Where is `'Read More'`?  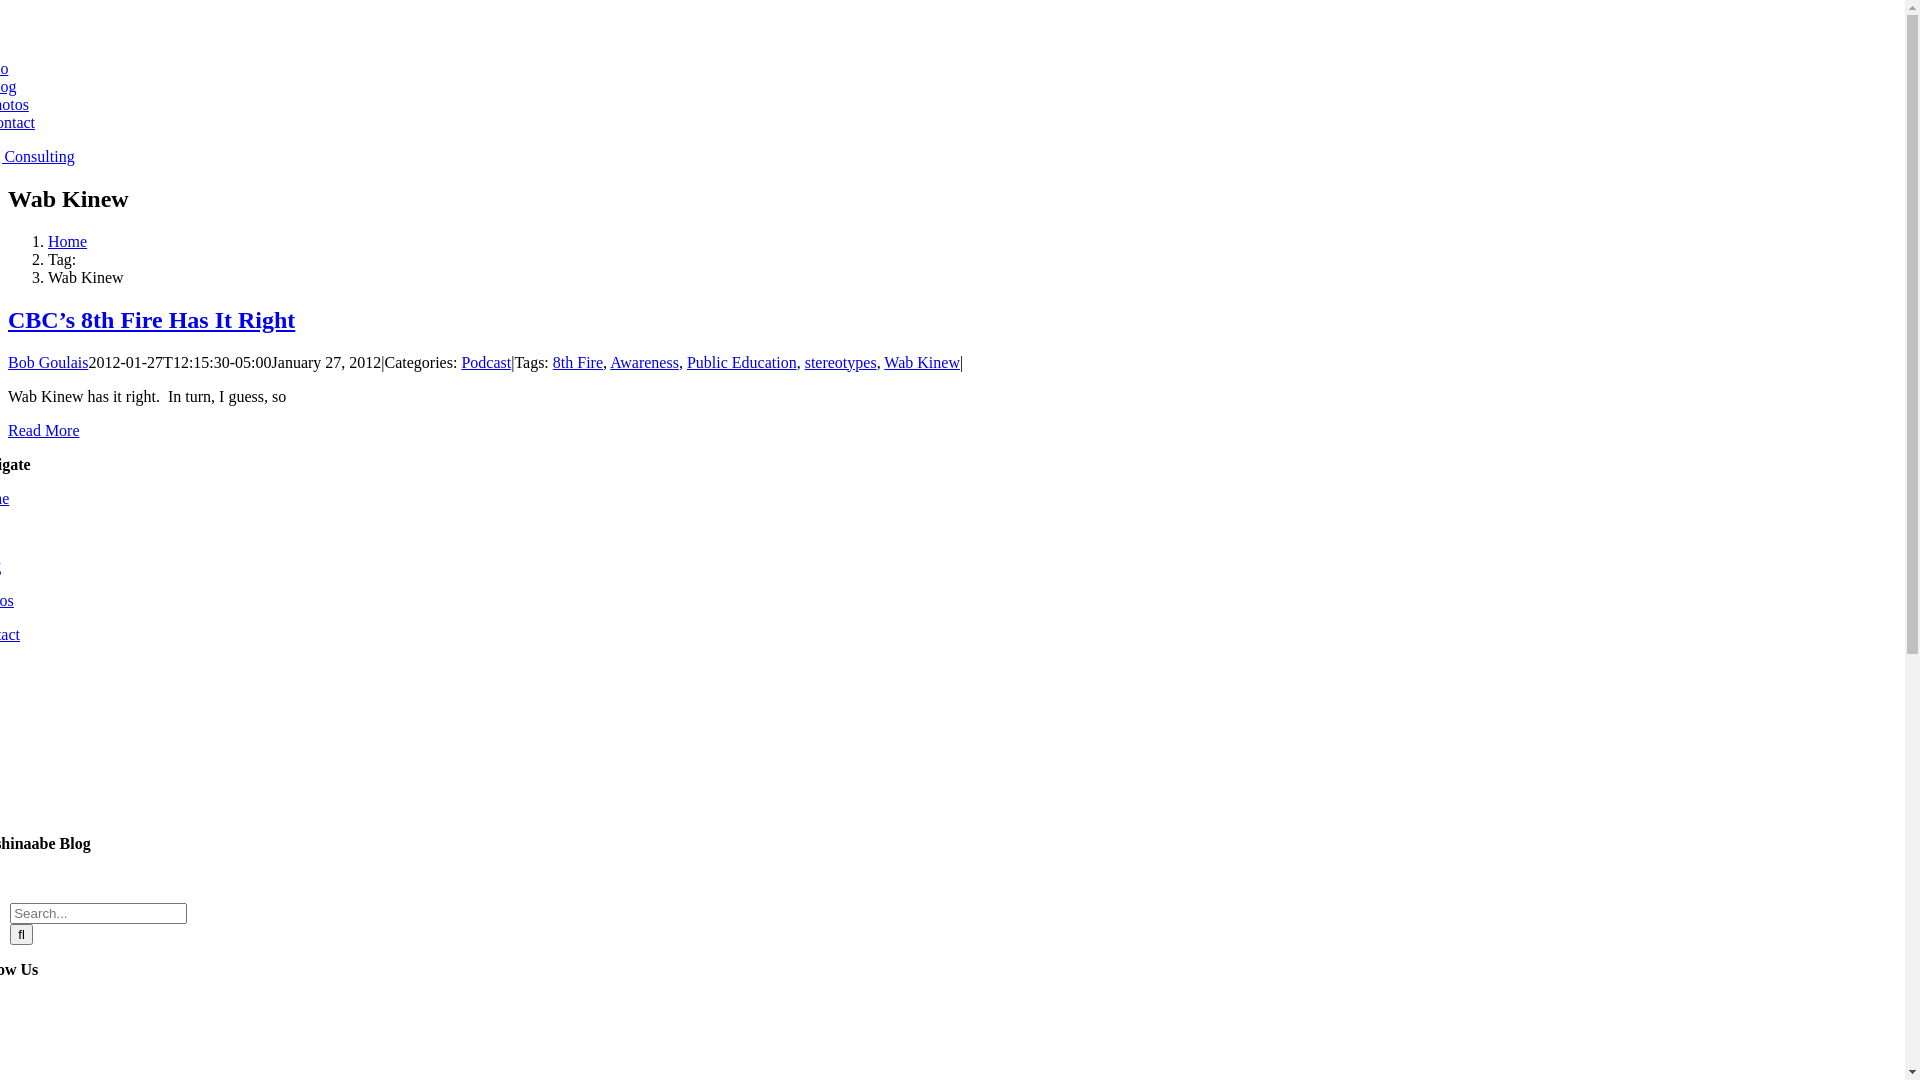 'Read More' is located at coordinates (43, 429).